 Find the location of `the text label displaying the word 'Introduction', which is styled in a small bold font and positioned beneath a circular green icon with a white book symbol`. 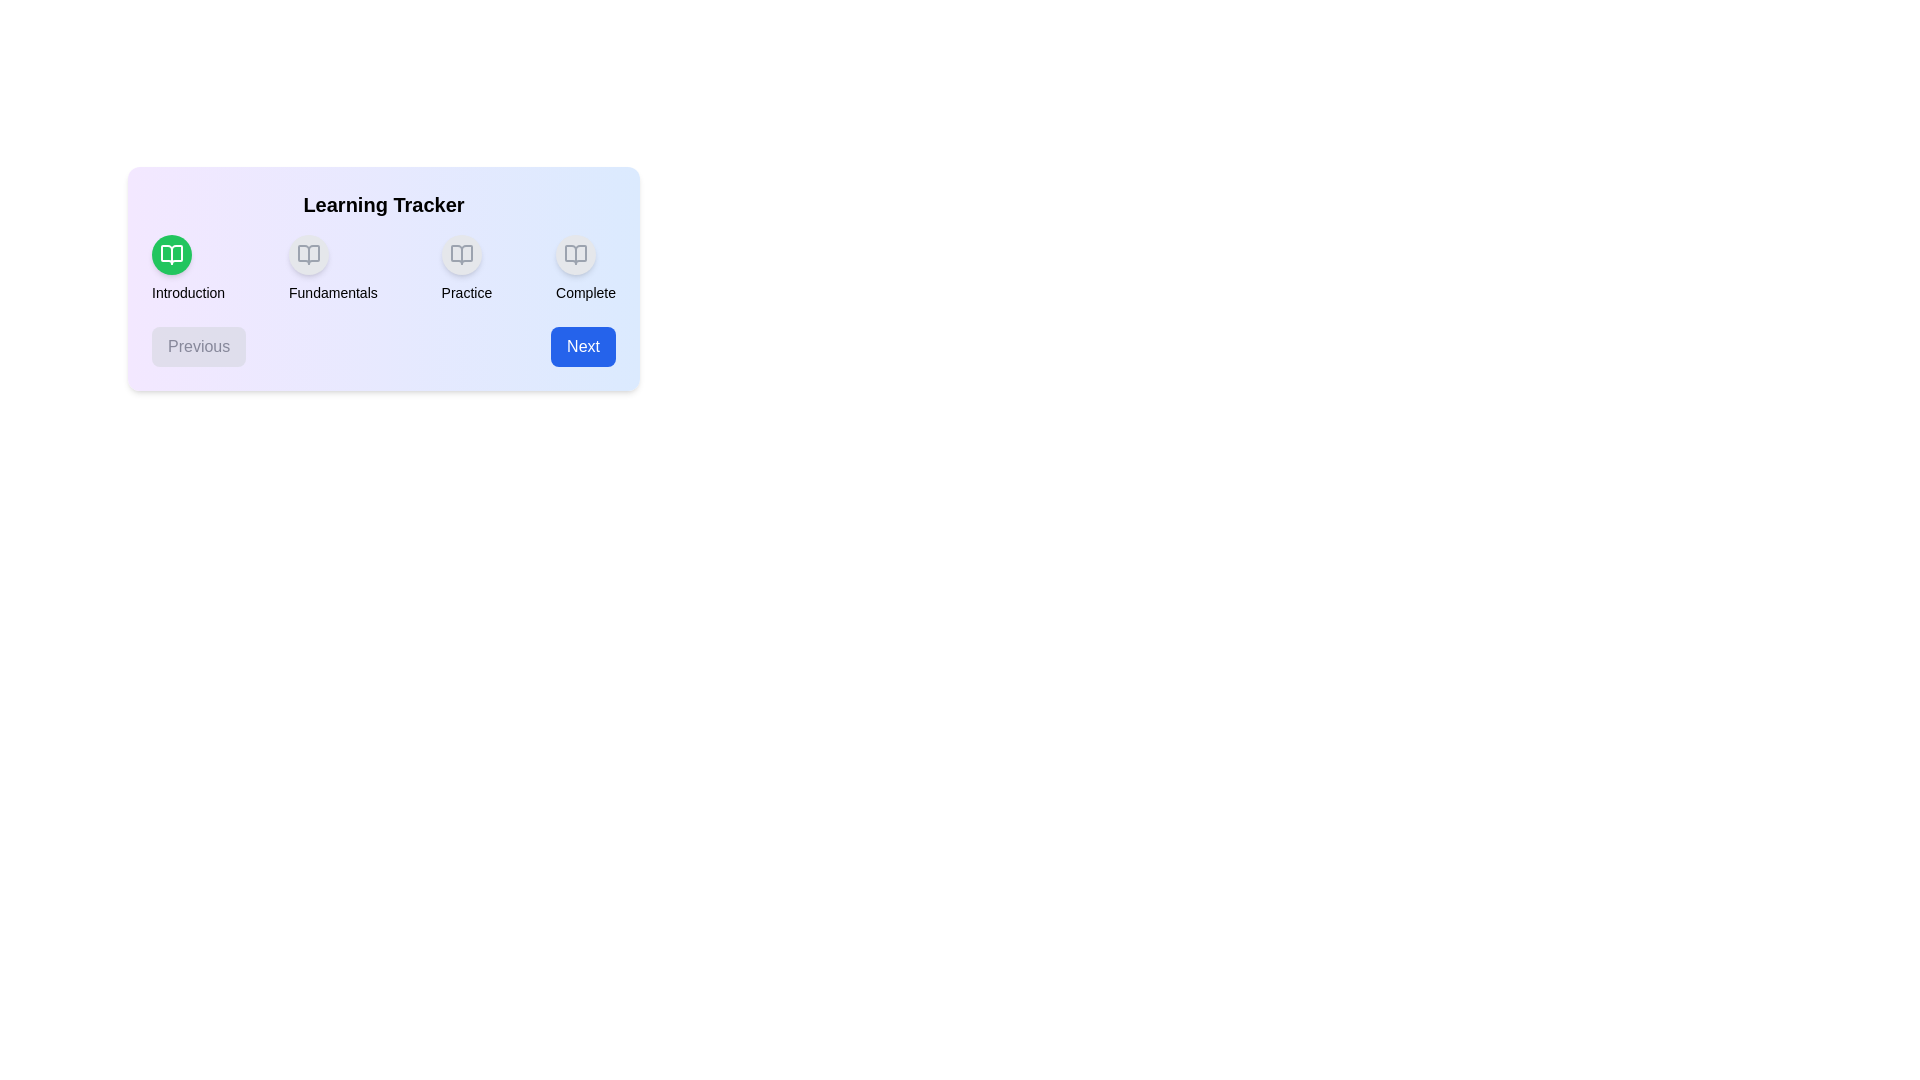

the text label displaying the word 'Introduction', which is styled in a small bold font and positioned beneath a circular green icon with a white book symbol is located at coordinates (188, 293).